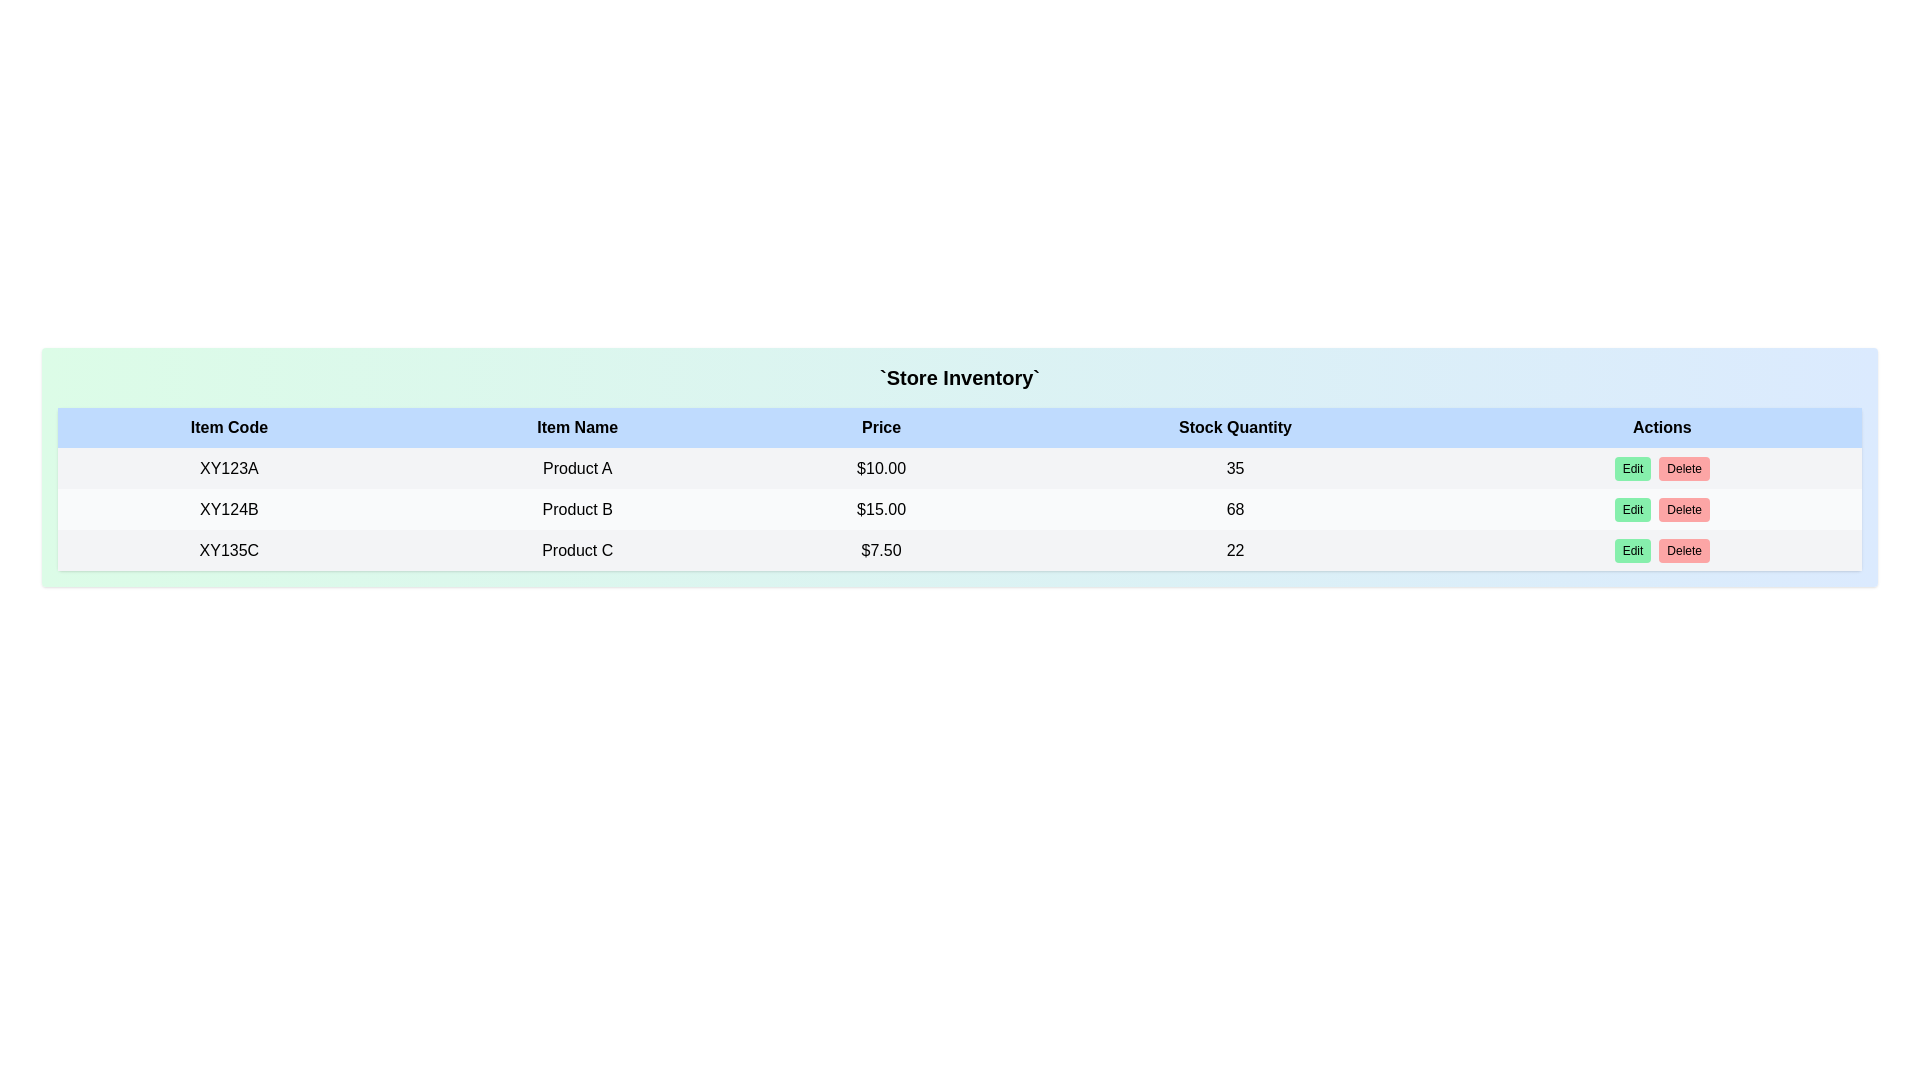  Describe the element at coordinates (576, 550) in the screenshot. I see `the text label displaying 'Product C' located in the 'Item Name' column of the table, specifically in the row corresponding to item code 'XY135C'` at that location.